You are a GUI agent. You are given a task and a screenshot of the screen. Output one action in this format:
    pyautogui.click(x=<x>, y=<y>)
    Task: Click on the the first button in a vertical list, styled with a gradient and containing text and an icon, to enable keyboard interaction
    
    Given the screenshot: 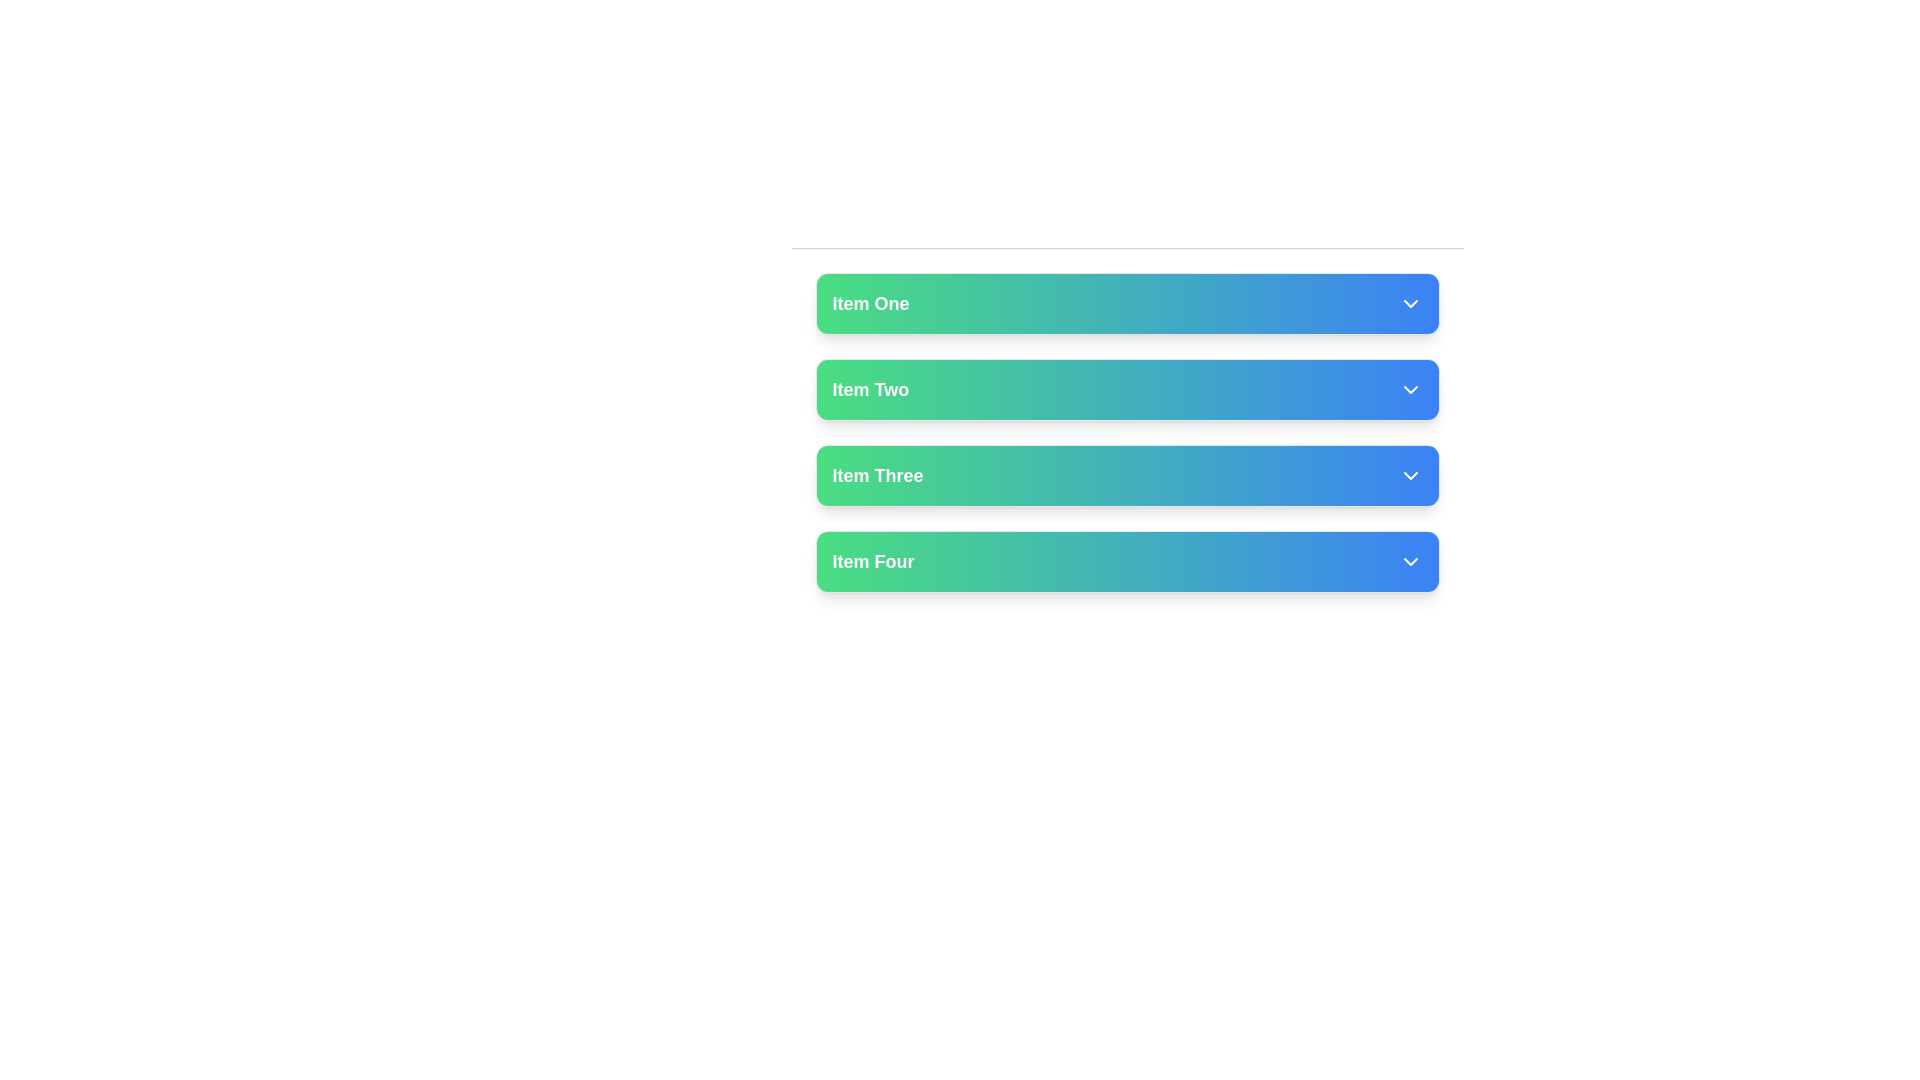 What is the action you would take?
    pyautogui.click(x=1127, y=304)
    